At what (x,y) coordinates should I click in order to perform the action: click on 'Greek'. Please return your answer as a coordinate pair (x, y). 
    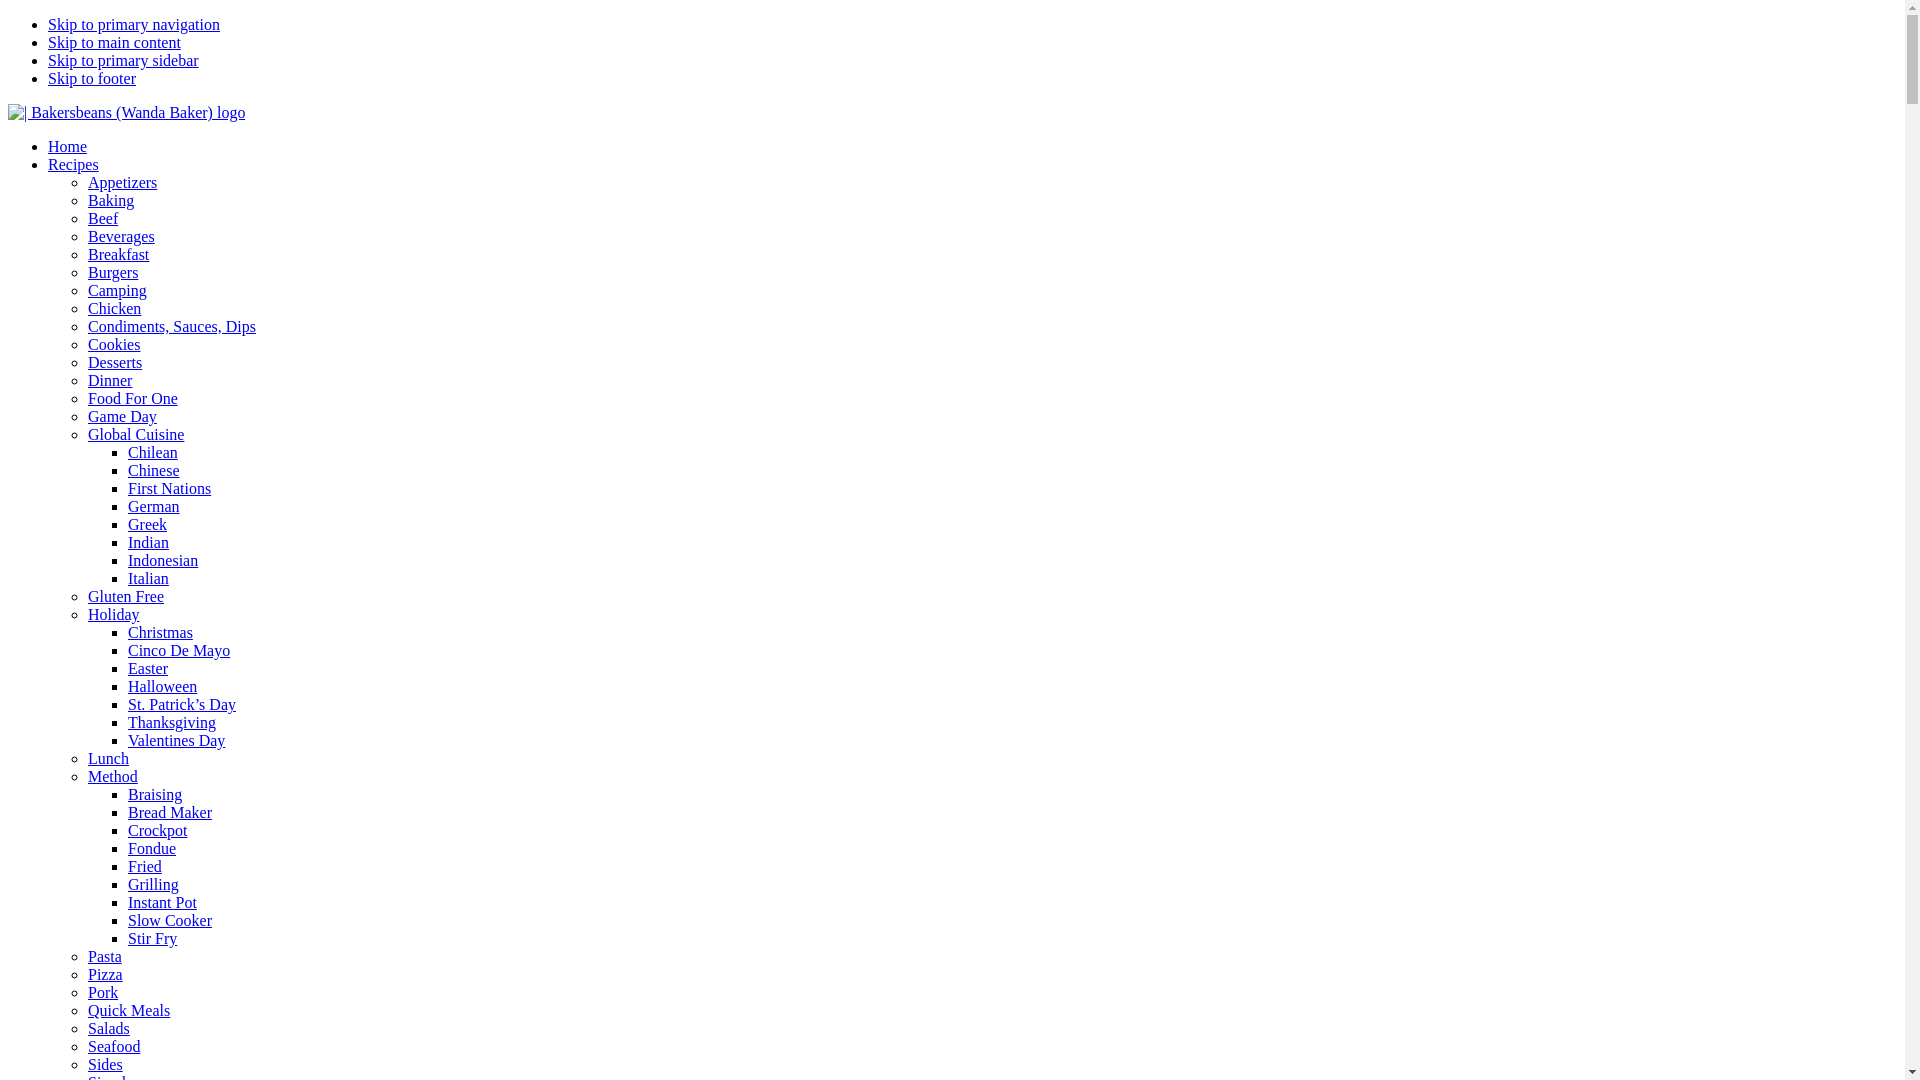
    Looking at the image, I should click on (146, 523).